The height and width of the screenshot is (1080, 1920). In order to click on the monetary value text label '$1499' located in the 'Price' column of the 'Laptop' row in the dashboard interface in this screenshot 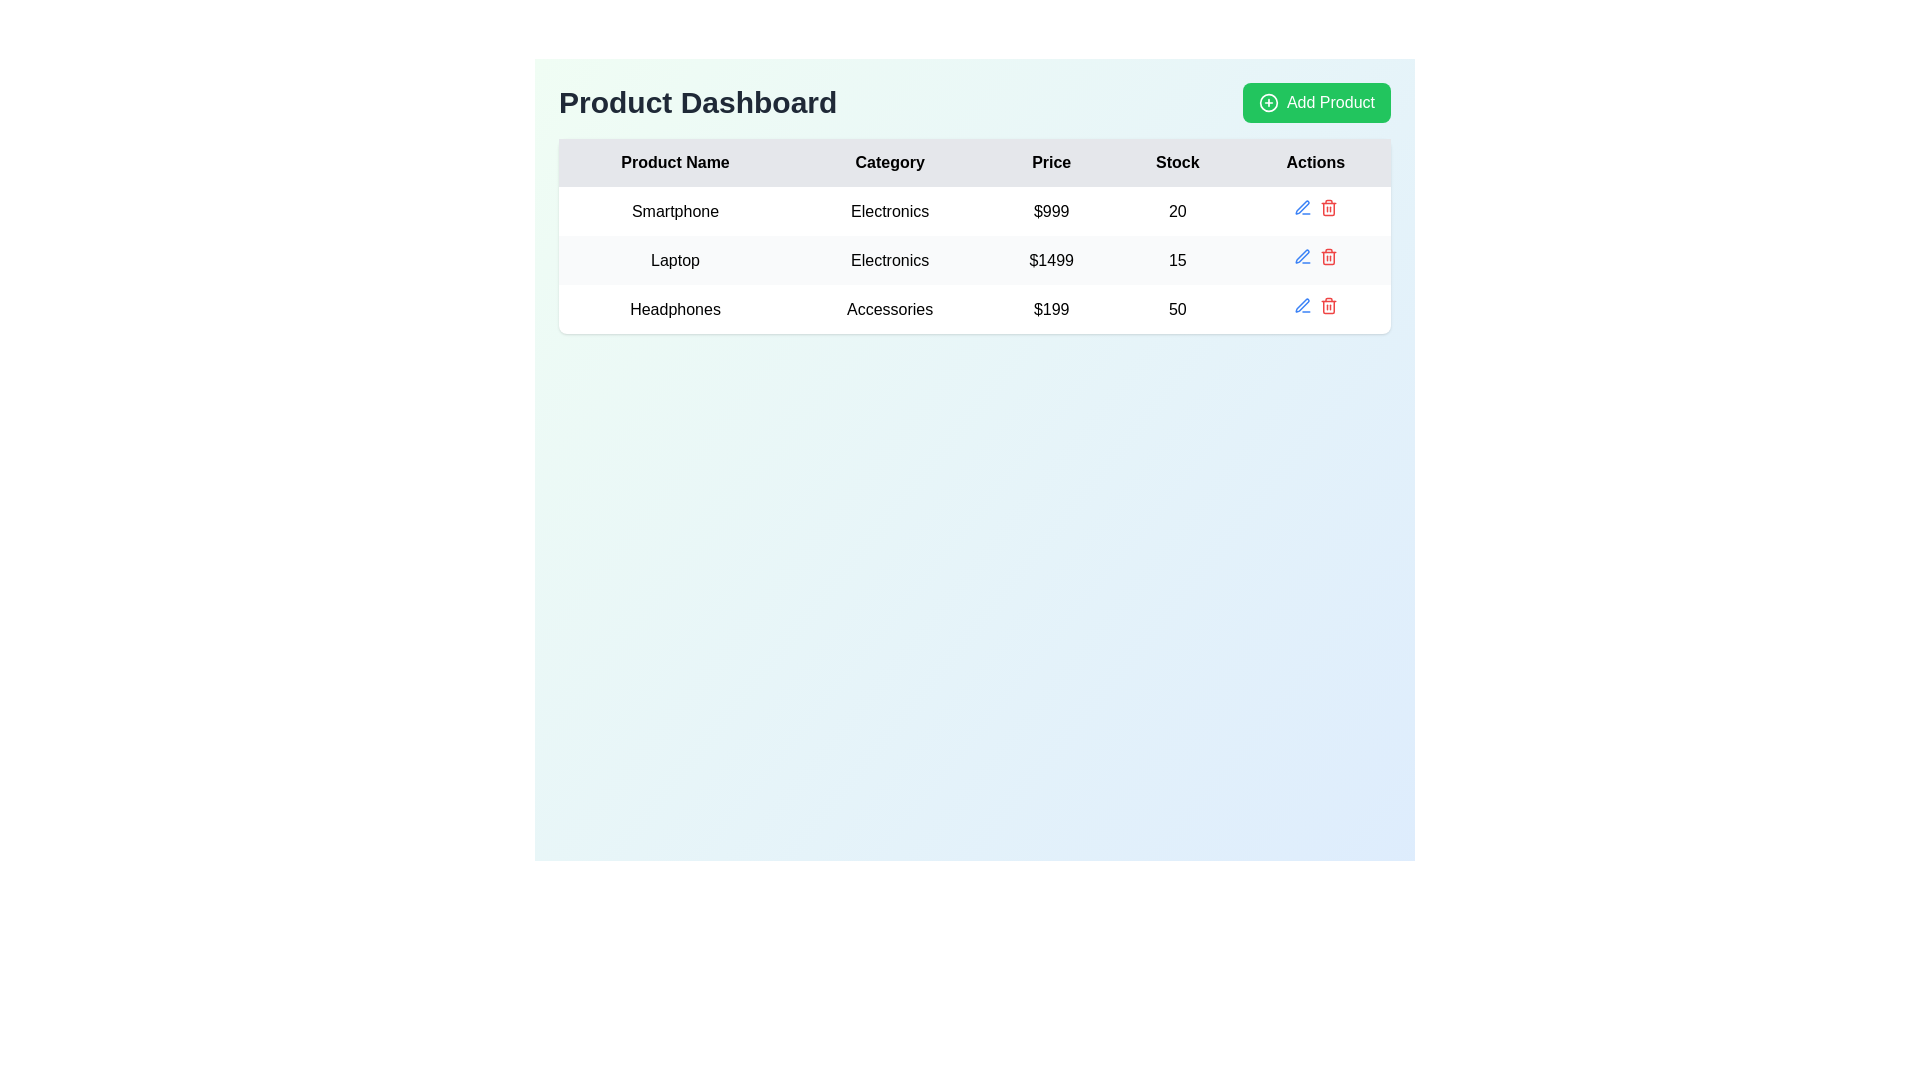, I will do `click(1050, 259)`.